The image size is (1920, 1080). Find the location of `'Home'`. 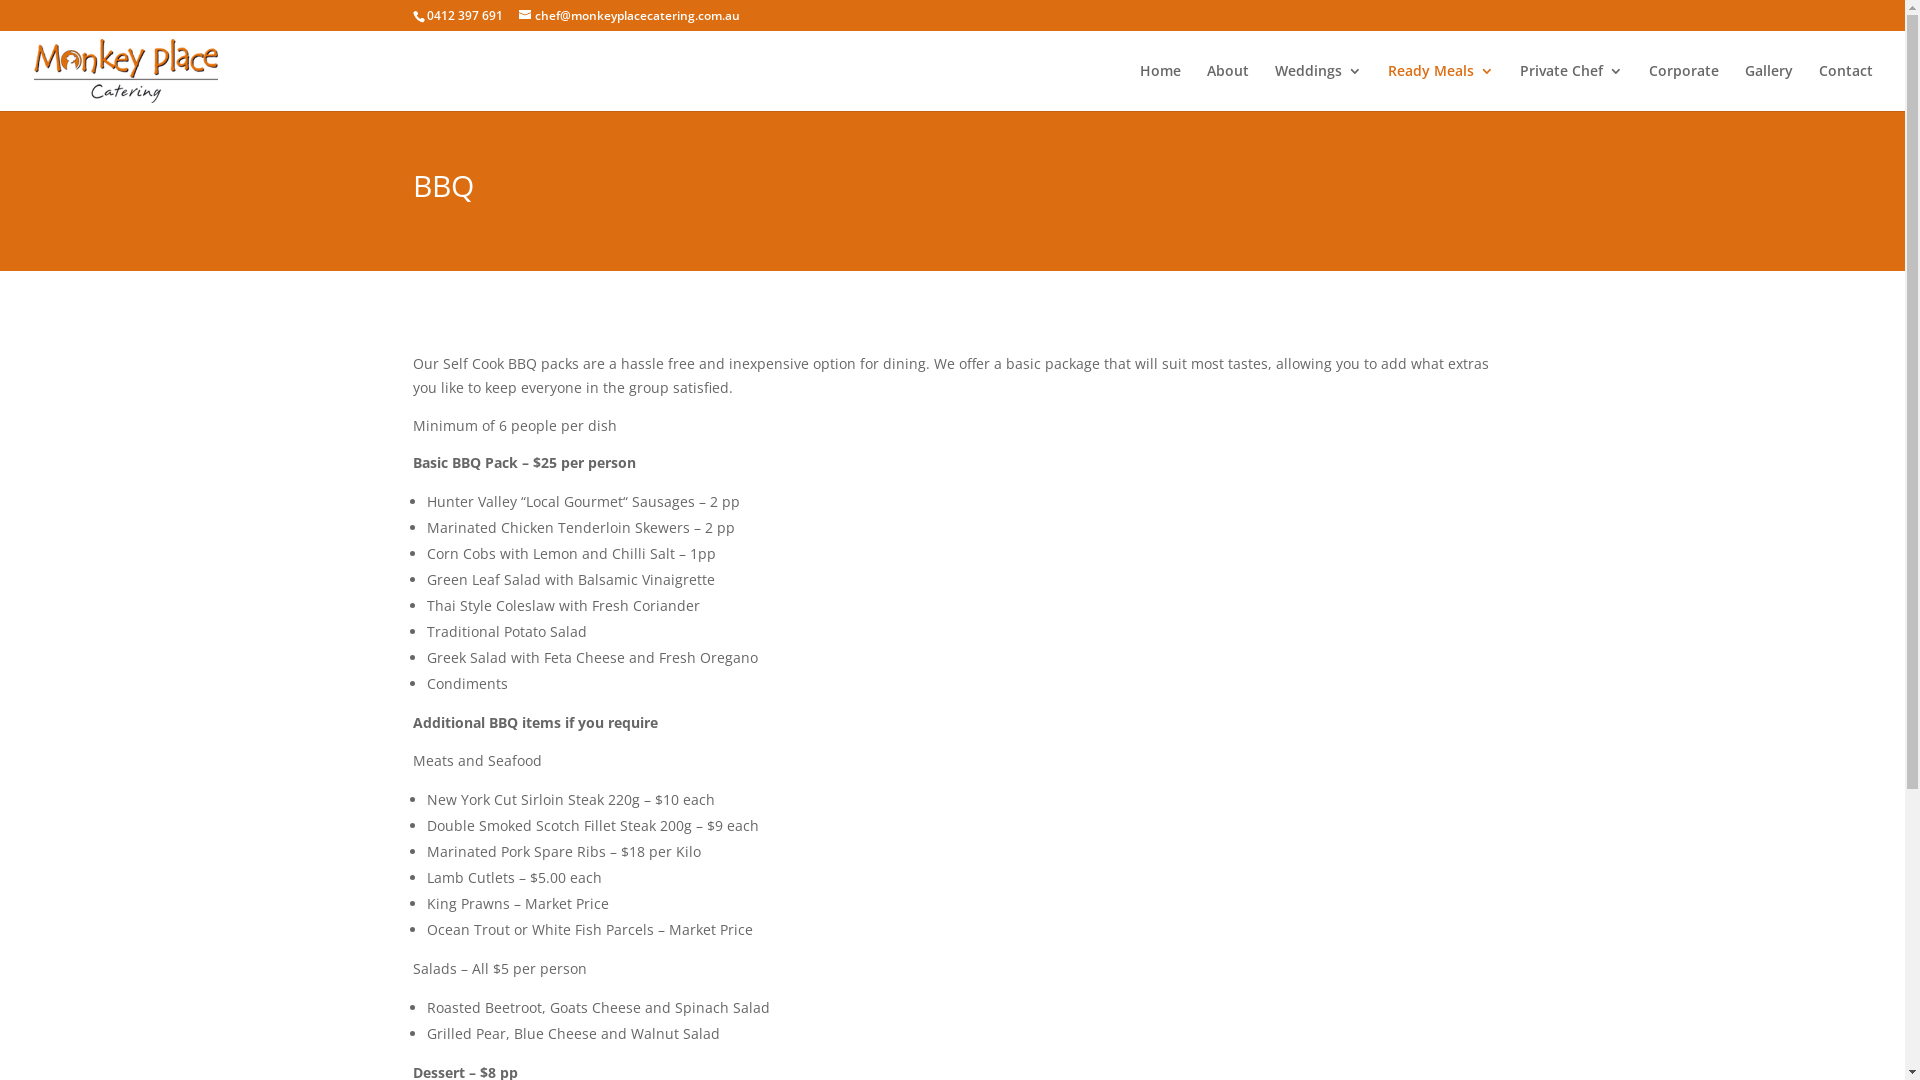

'Home' is located at coordinates (1160, 86).